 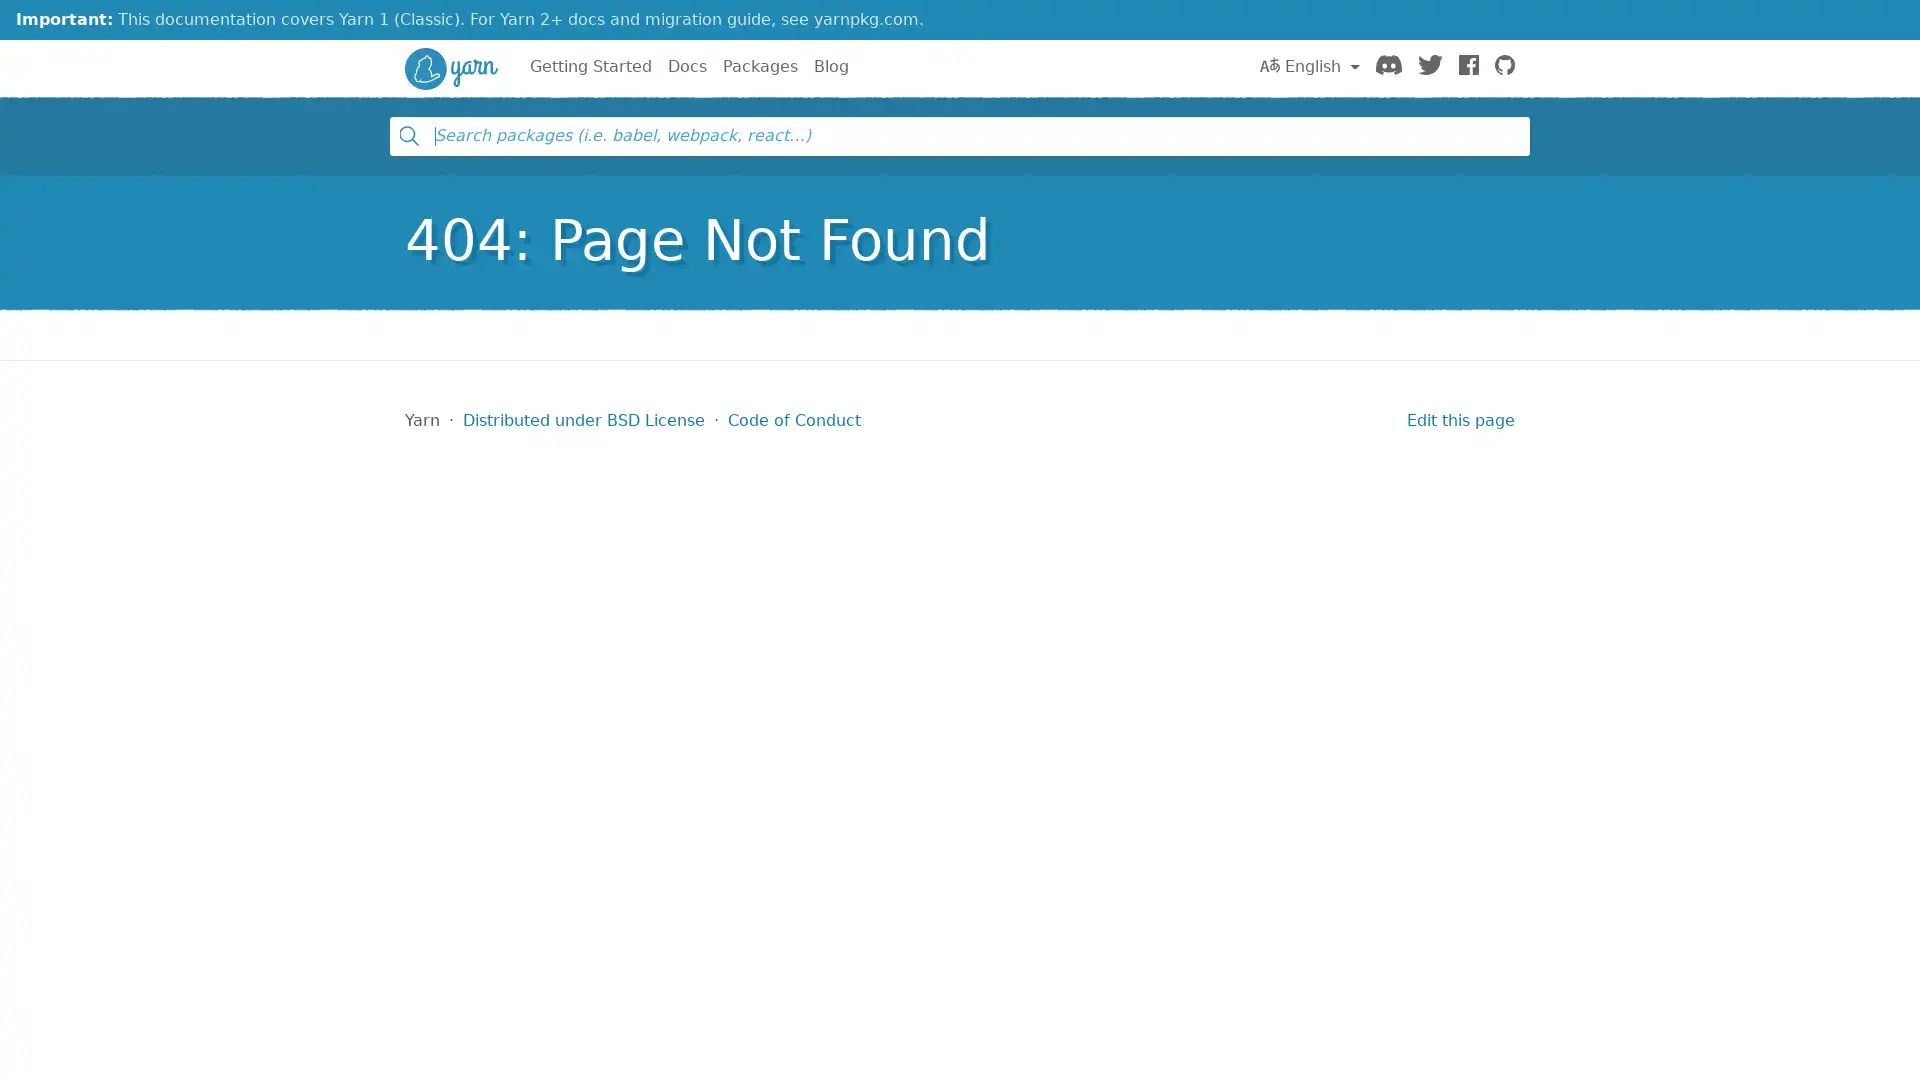 I want to click on Submit your search query., so click(x=407, y=135).